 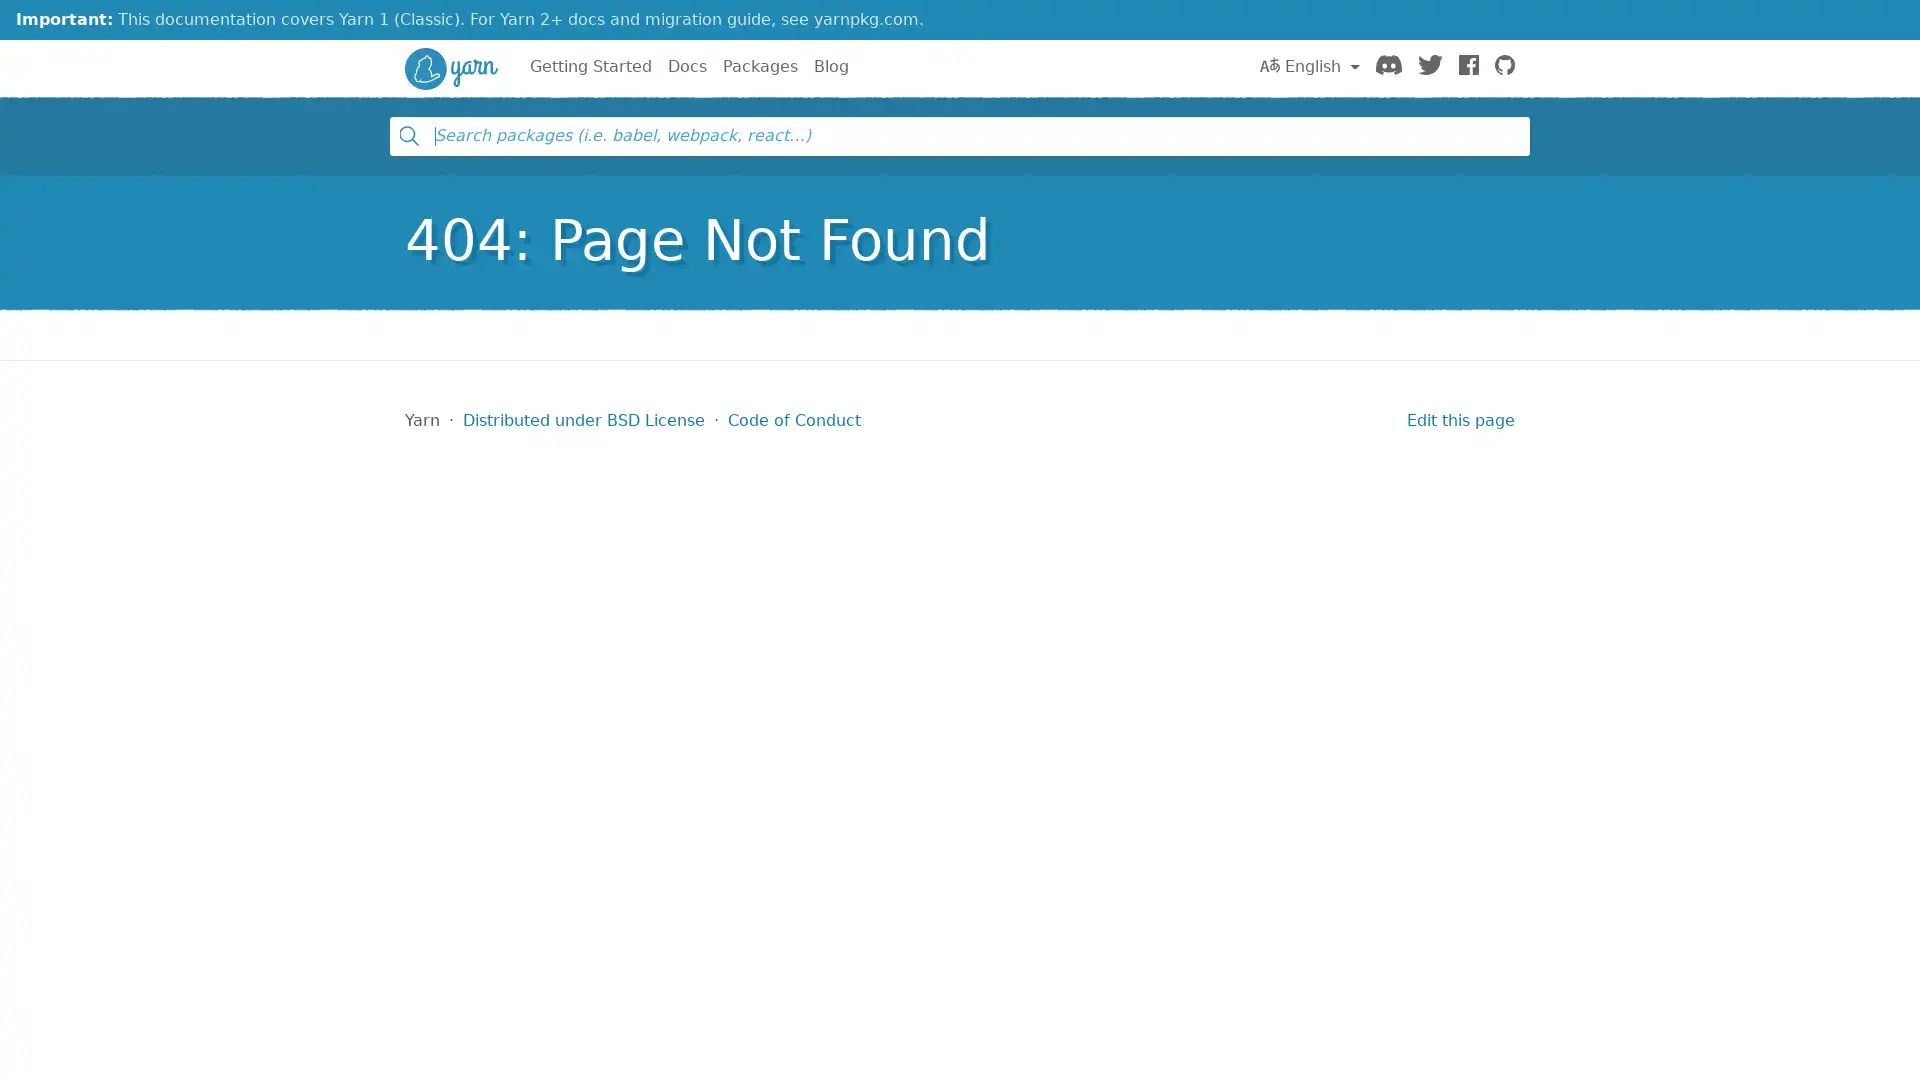 I want to click on Submit your search query., so click(x=407, y=135).